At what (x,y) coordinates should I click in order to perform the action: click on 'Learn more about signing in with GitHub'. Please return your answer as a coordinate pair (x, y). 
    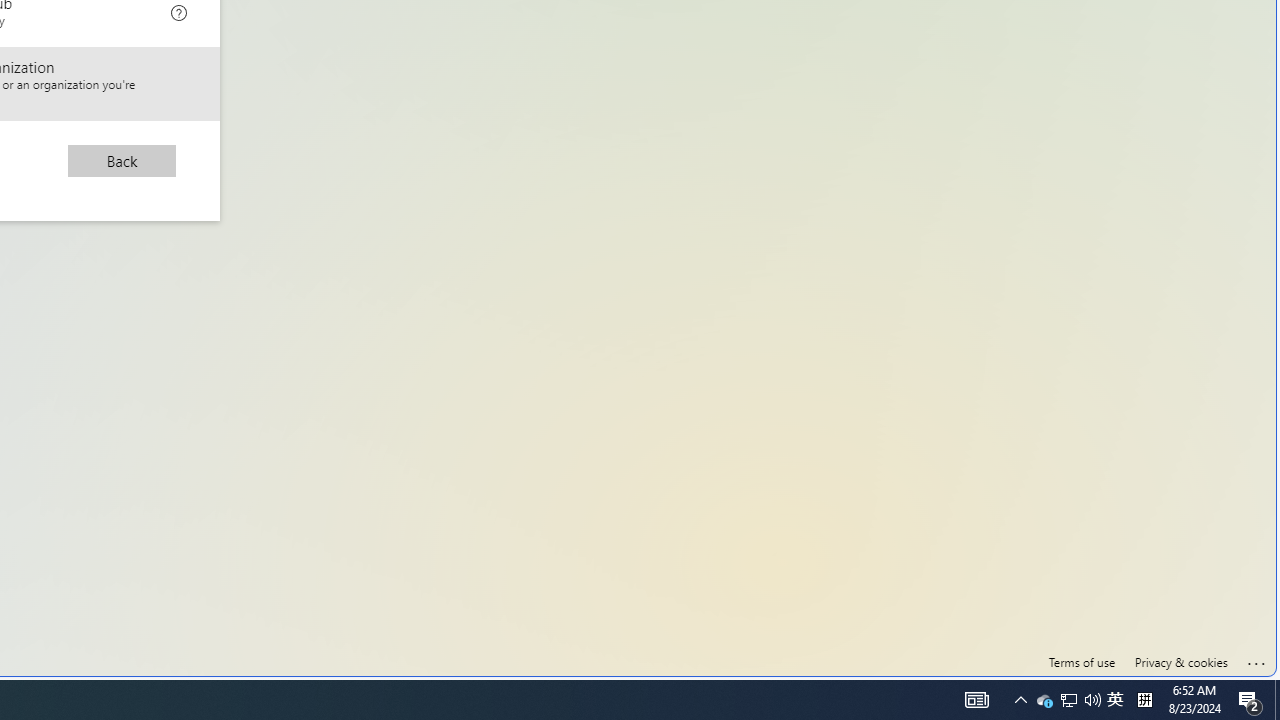
    Looking at the image, I should click on (179, 10).